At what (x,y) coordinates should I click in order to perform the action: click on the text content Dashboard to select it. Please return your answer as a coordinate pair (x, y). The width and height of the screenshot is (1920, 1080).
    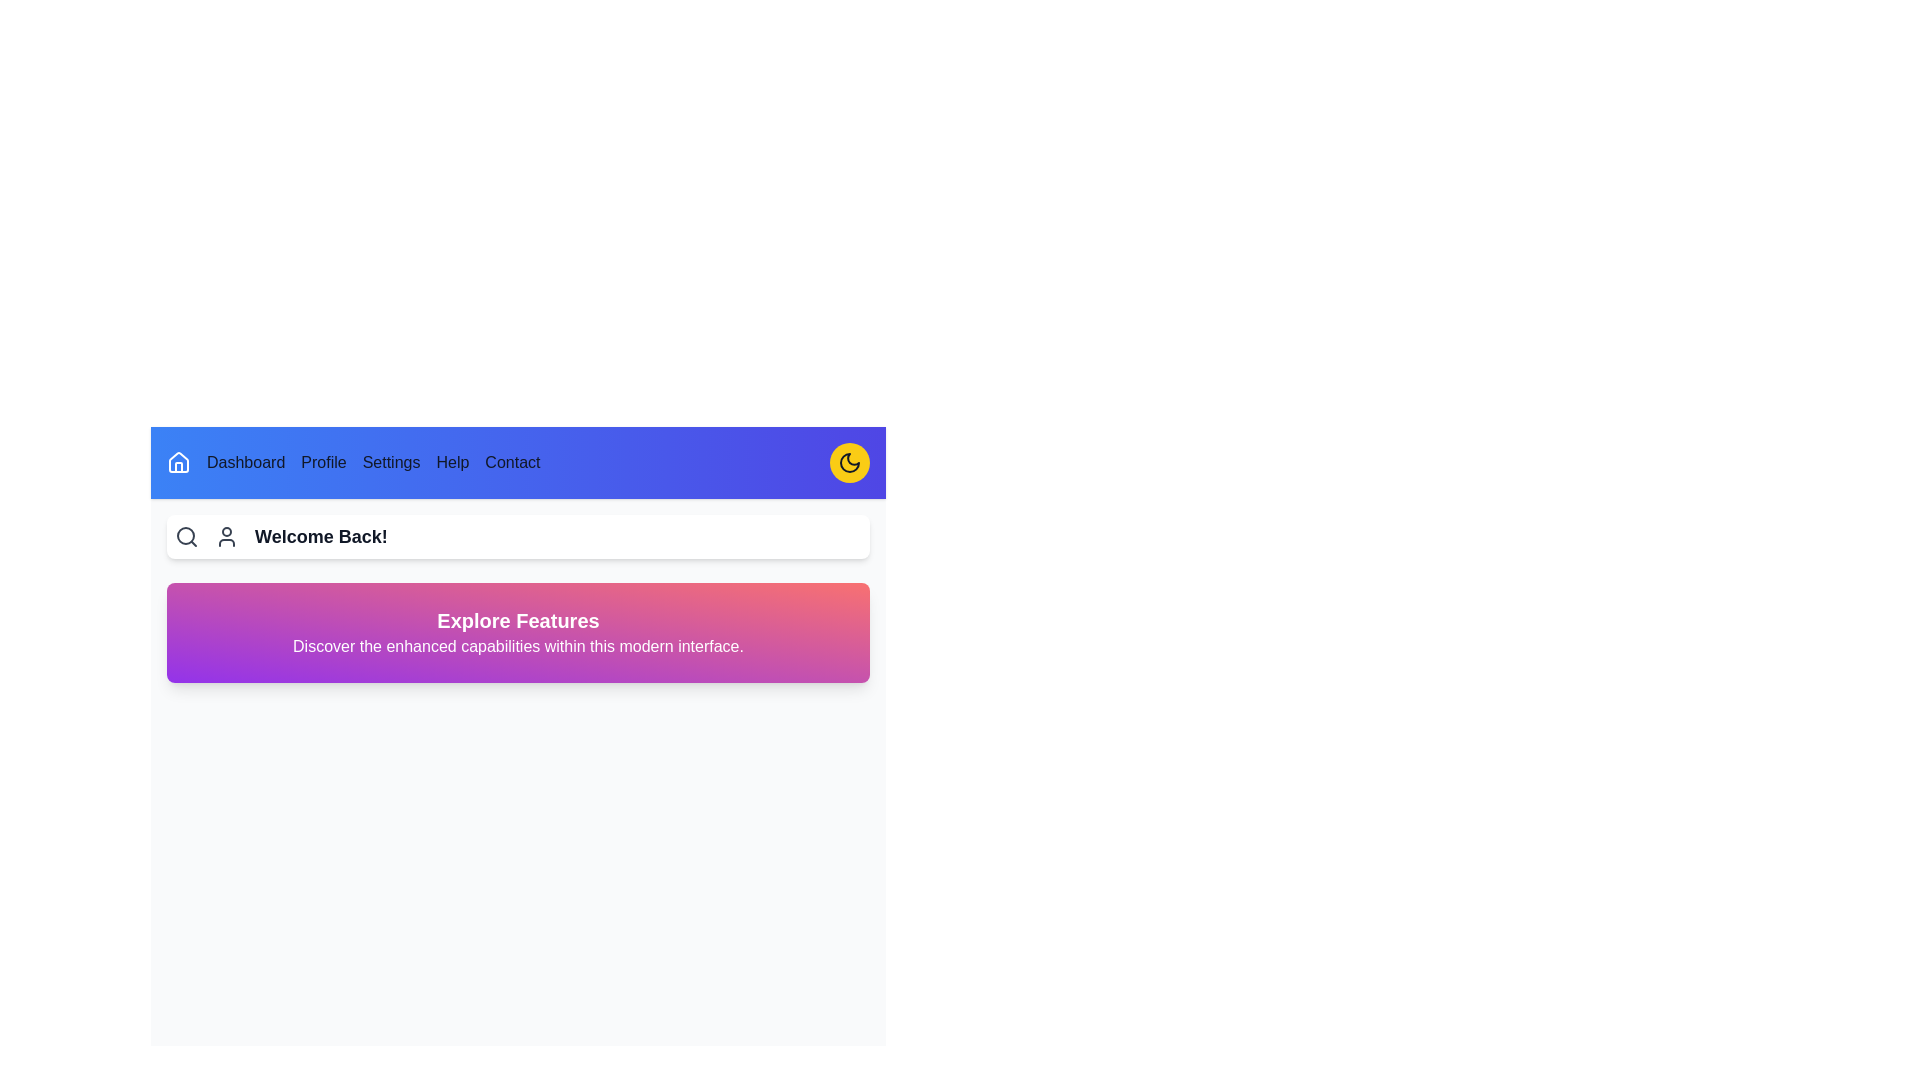
    Looking at the image, I should click on (245, 462).